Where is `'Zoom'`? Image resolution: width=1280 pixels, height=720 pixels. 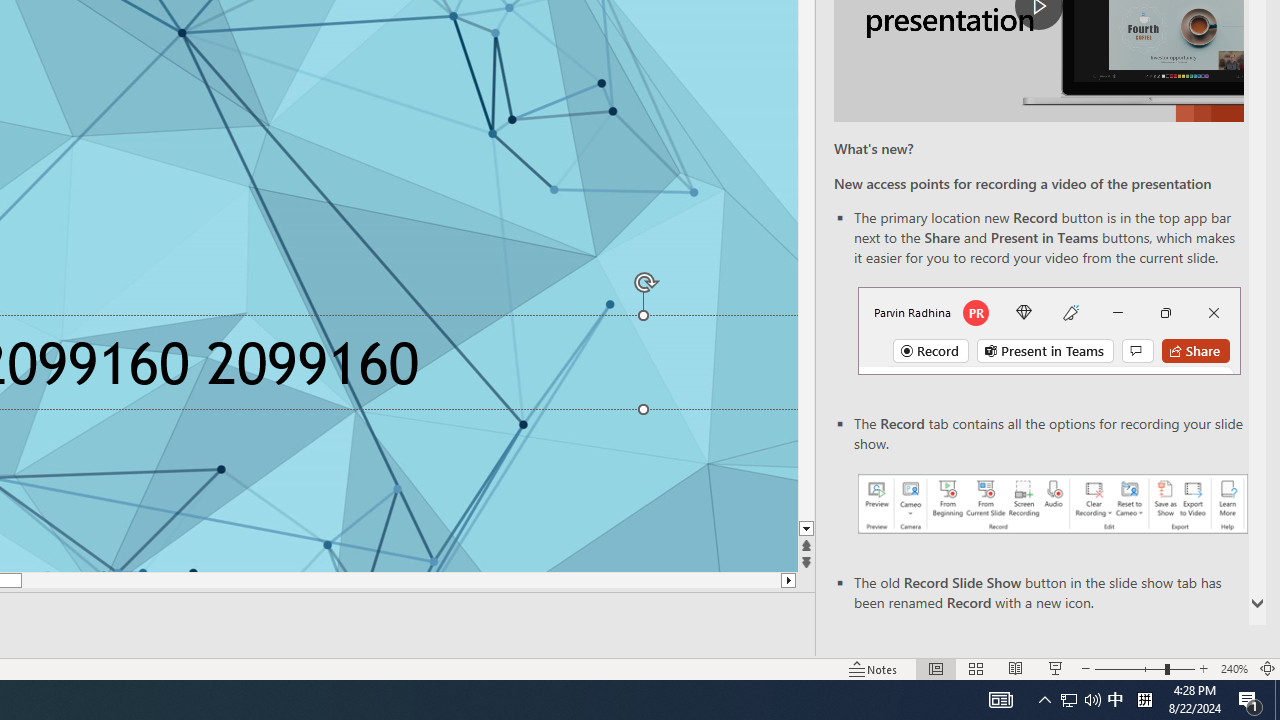
'Zoom' is located at coordinates (1144, 669).